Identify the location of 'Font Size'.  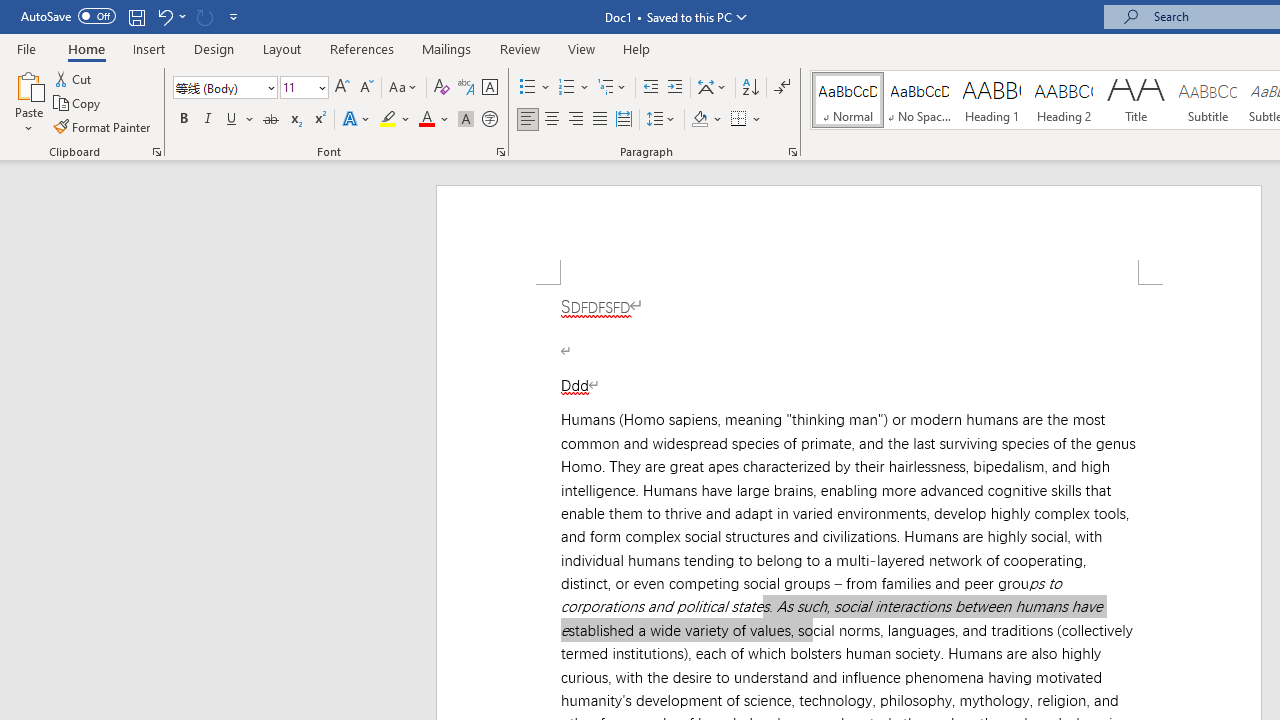
(297, 86).